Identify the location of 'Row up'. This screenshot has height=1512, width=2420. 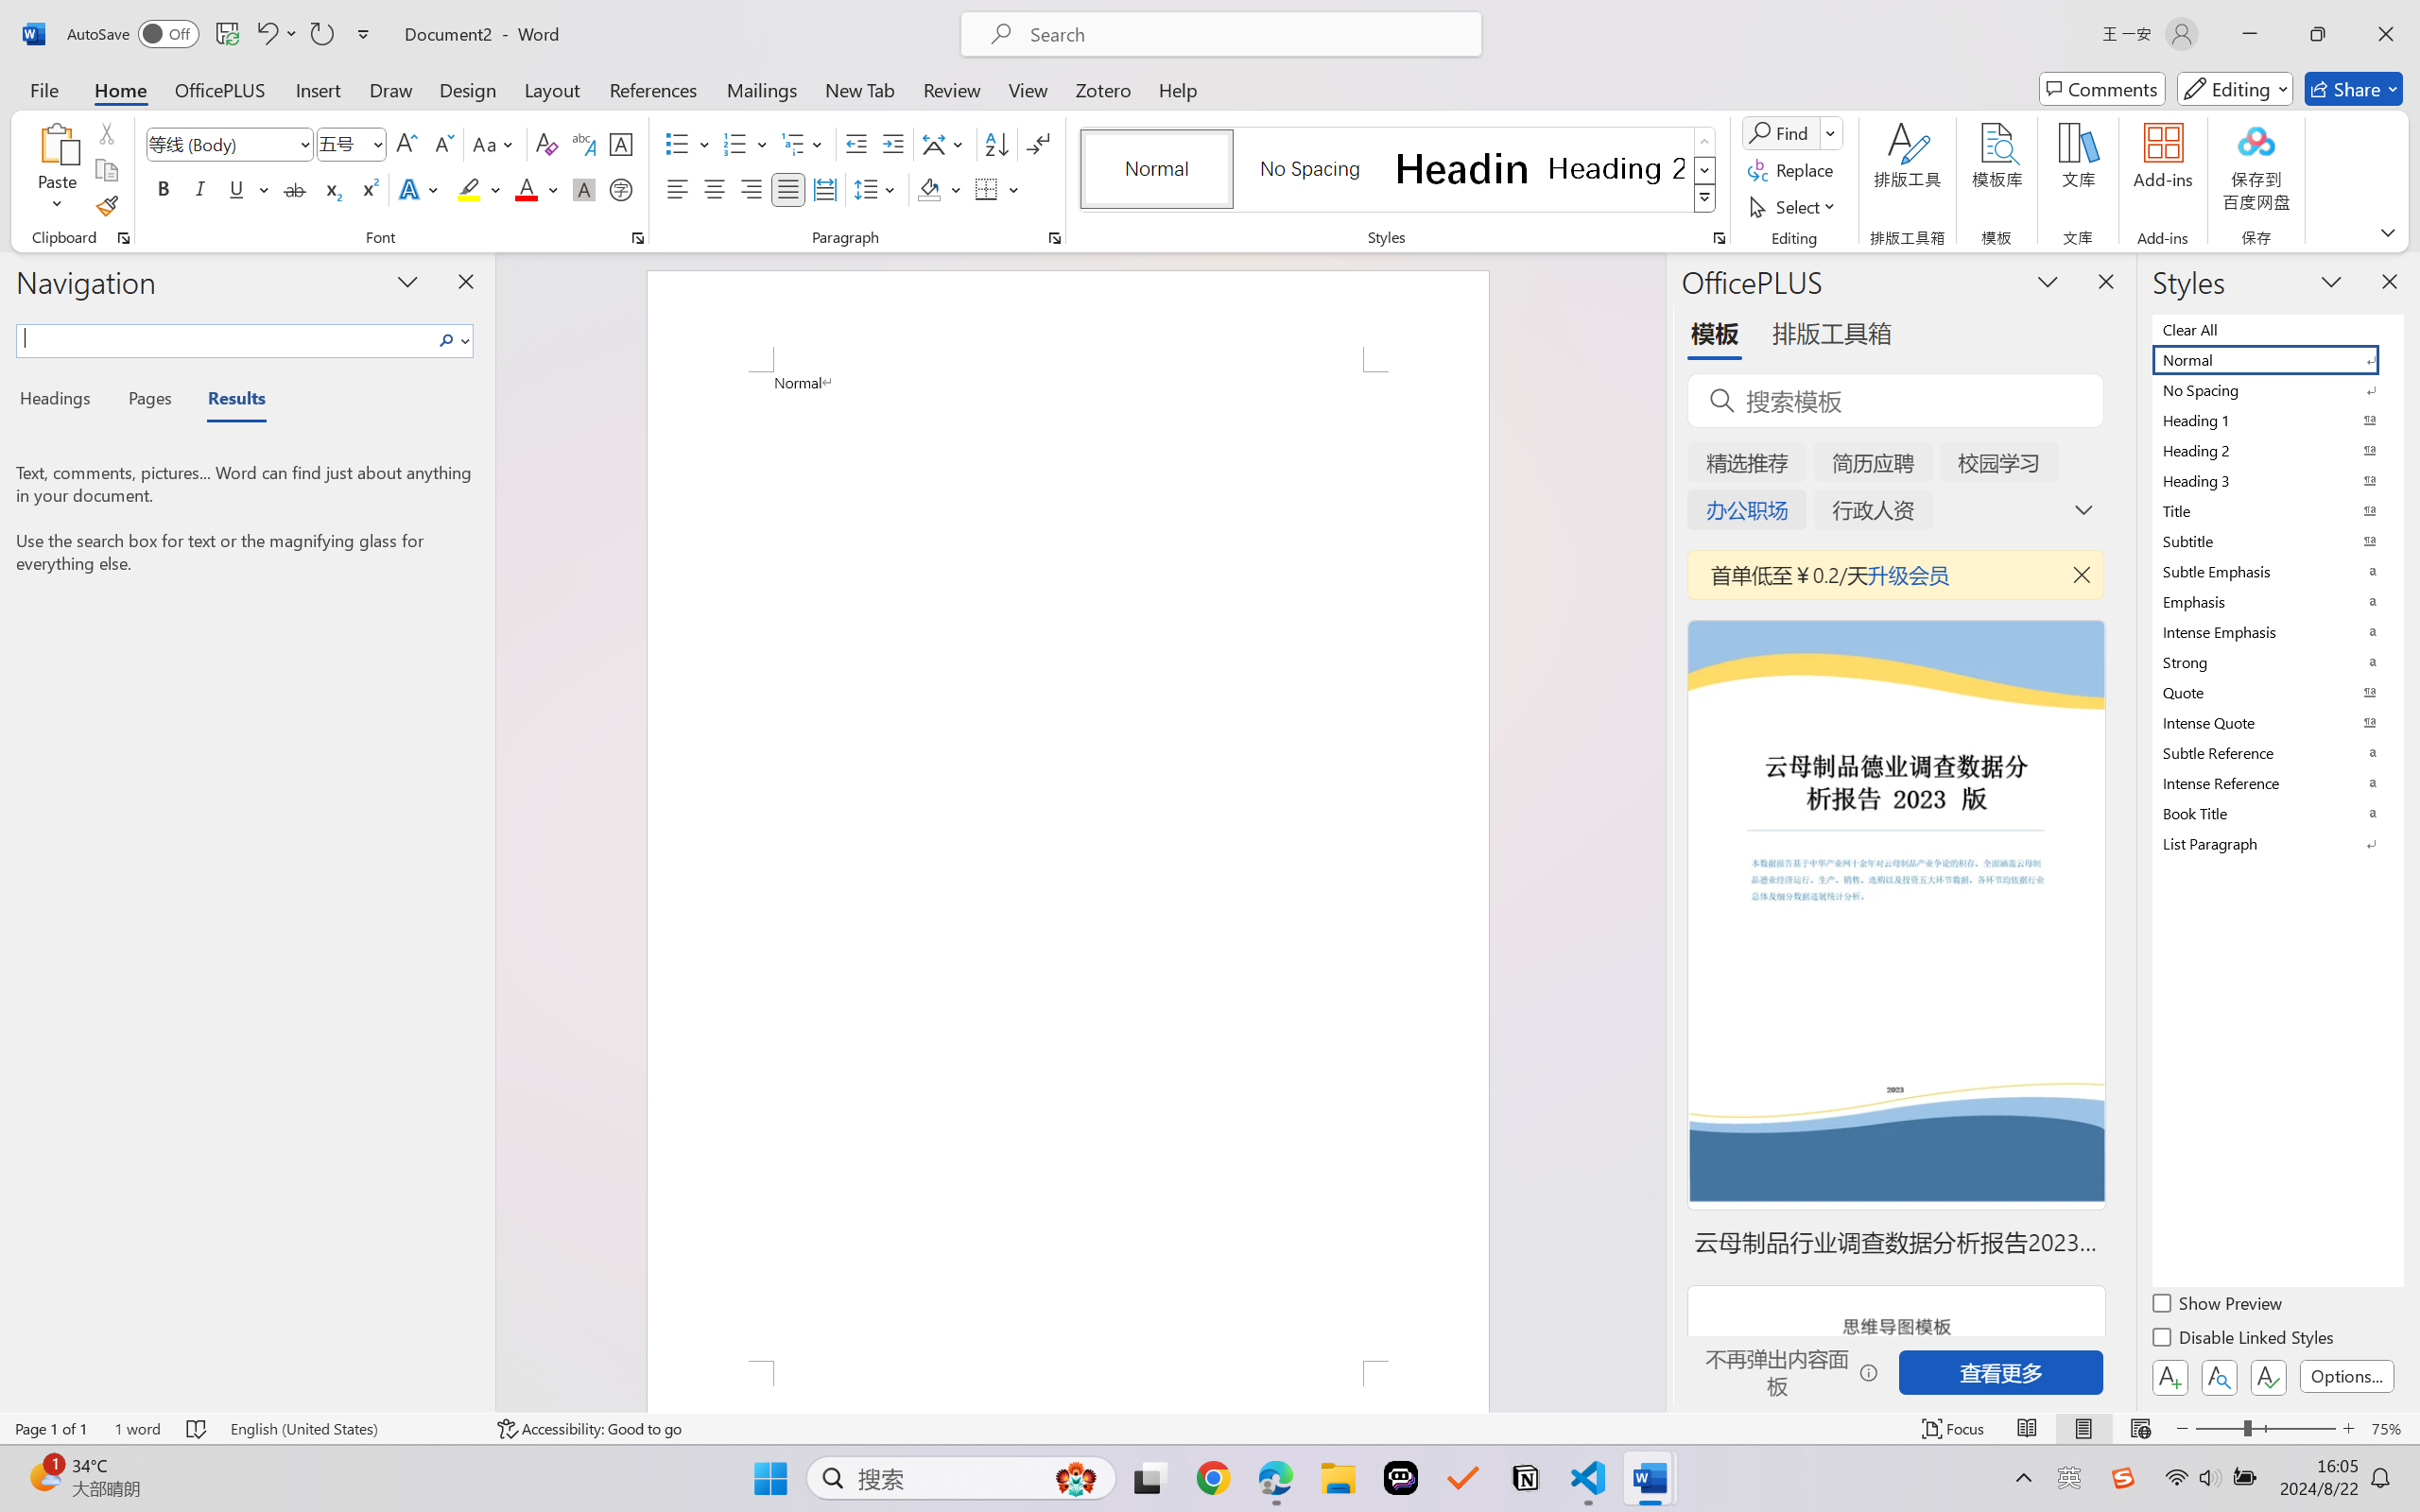
(1703, 141).